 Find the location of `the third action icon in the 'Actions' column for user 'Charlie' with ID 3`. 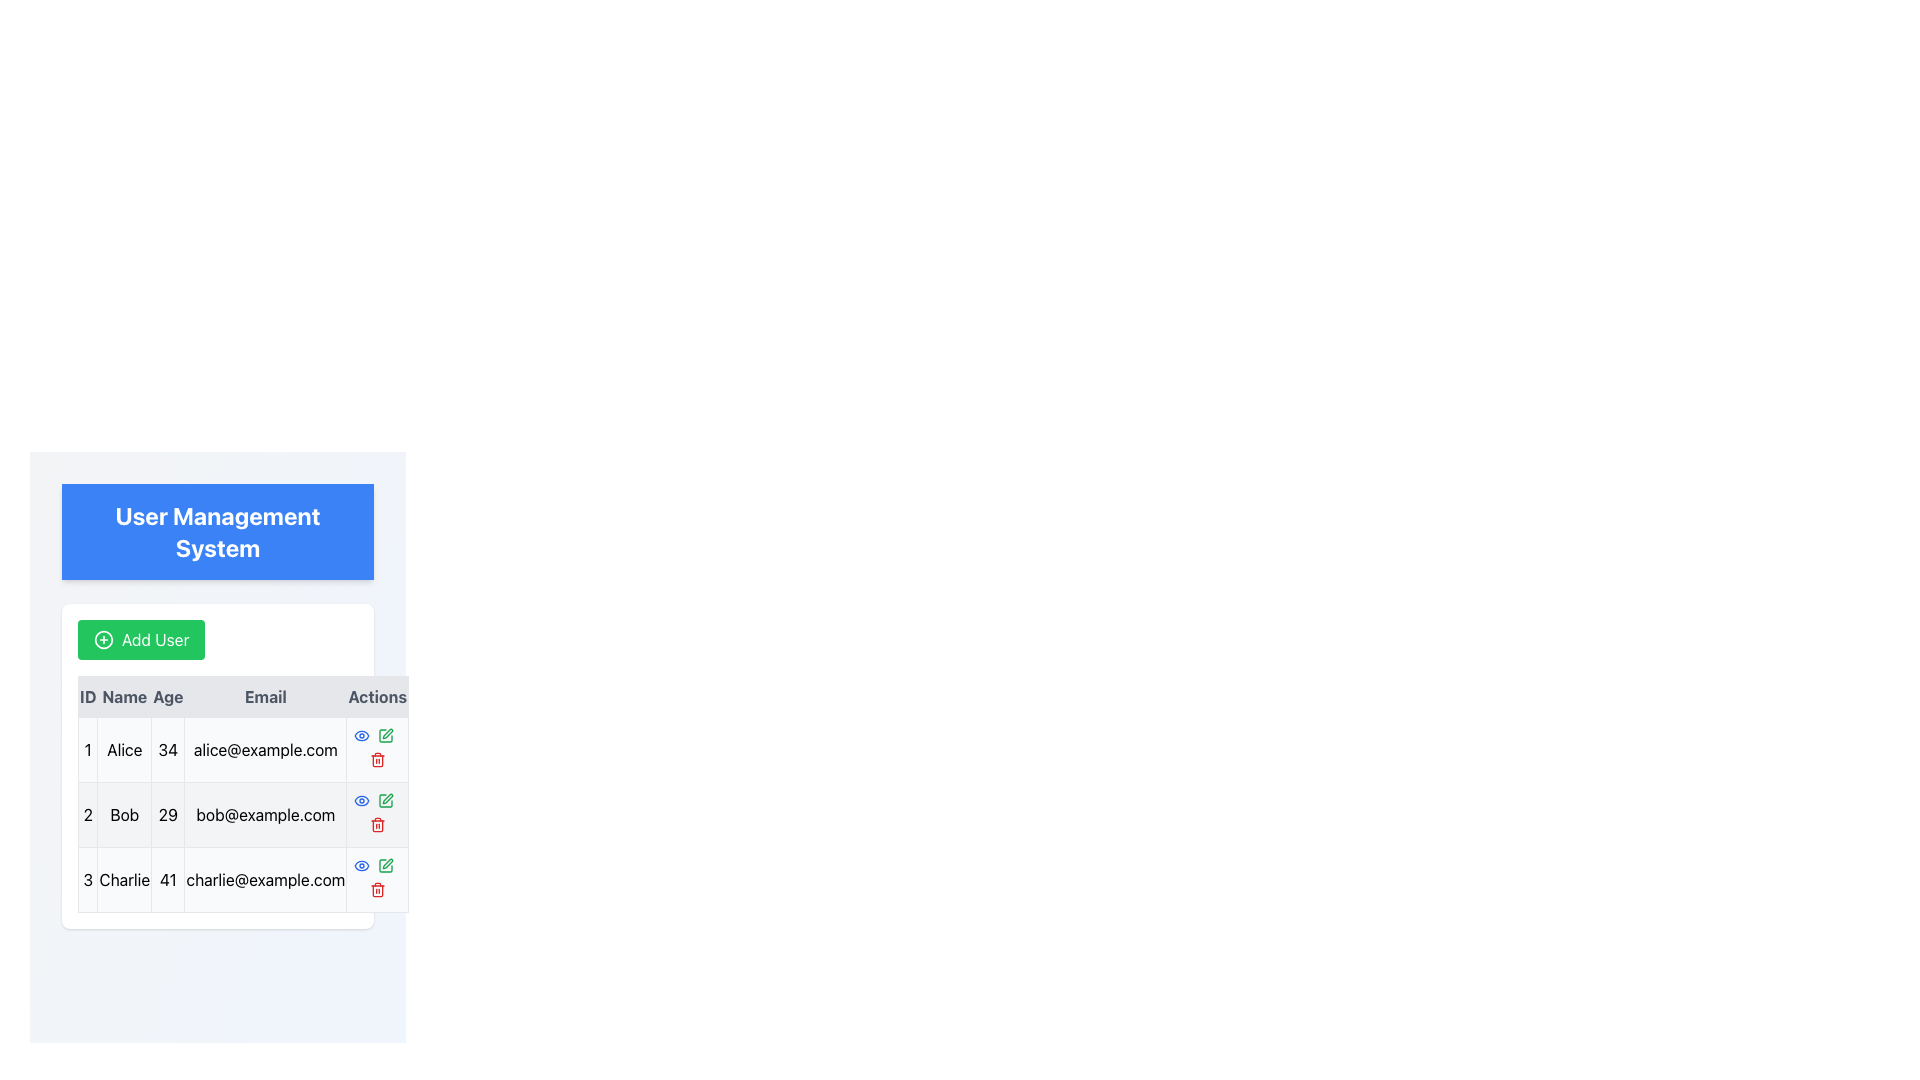

the third action icon in the 'Actions' column for user 'Charlie' with ID 3 is located at coordinates (385, 865).